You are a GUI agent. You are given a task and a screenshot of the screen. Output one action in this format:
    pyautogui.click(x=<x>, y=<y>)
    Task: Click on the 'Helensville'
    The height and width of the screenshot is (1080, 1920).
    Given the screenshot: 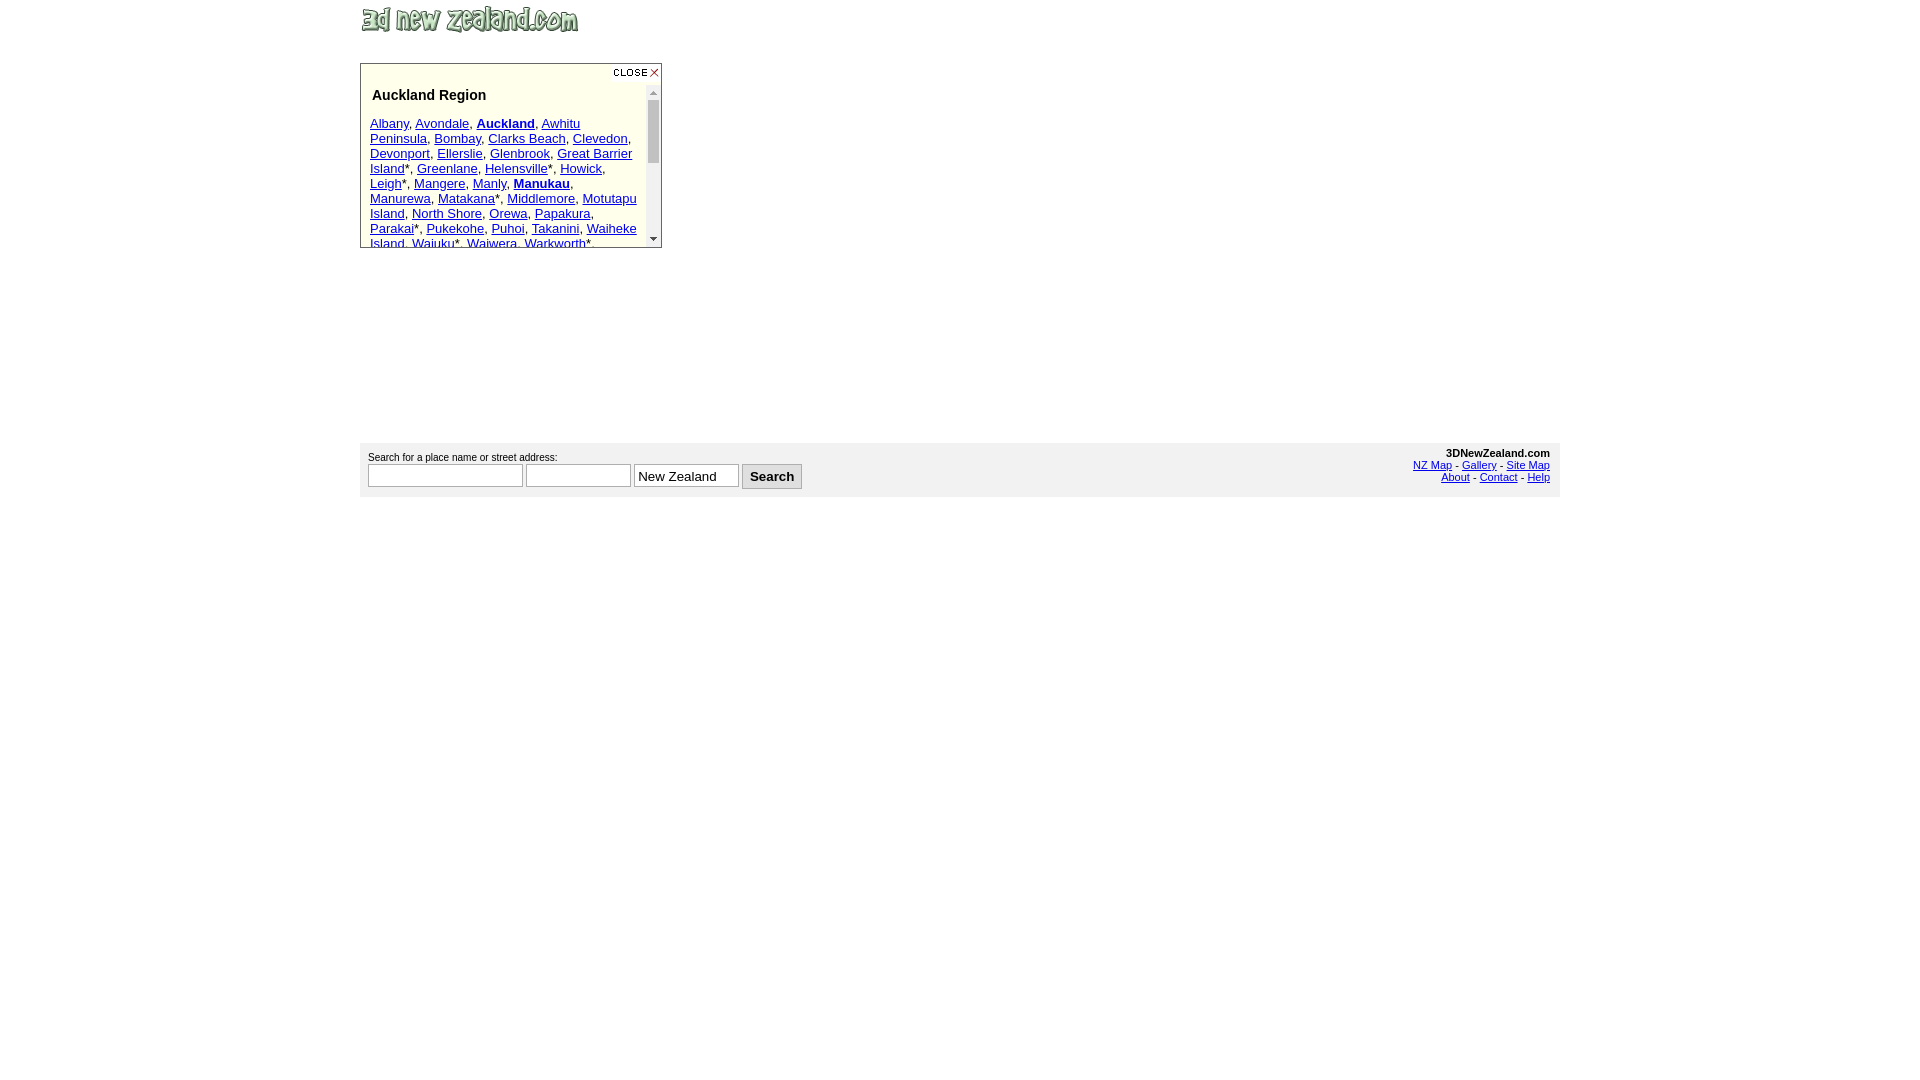 What is the action you would take?
    pyautogui.click(x=516, y=167)
    